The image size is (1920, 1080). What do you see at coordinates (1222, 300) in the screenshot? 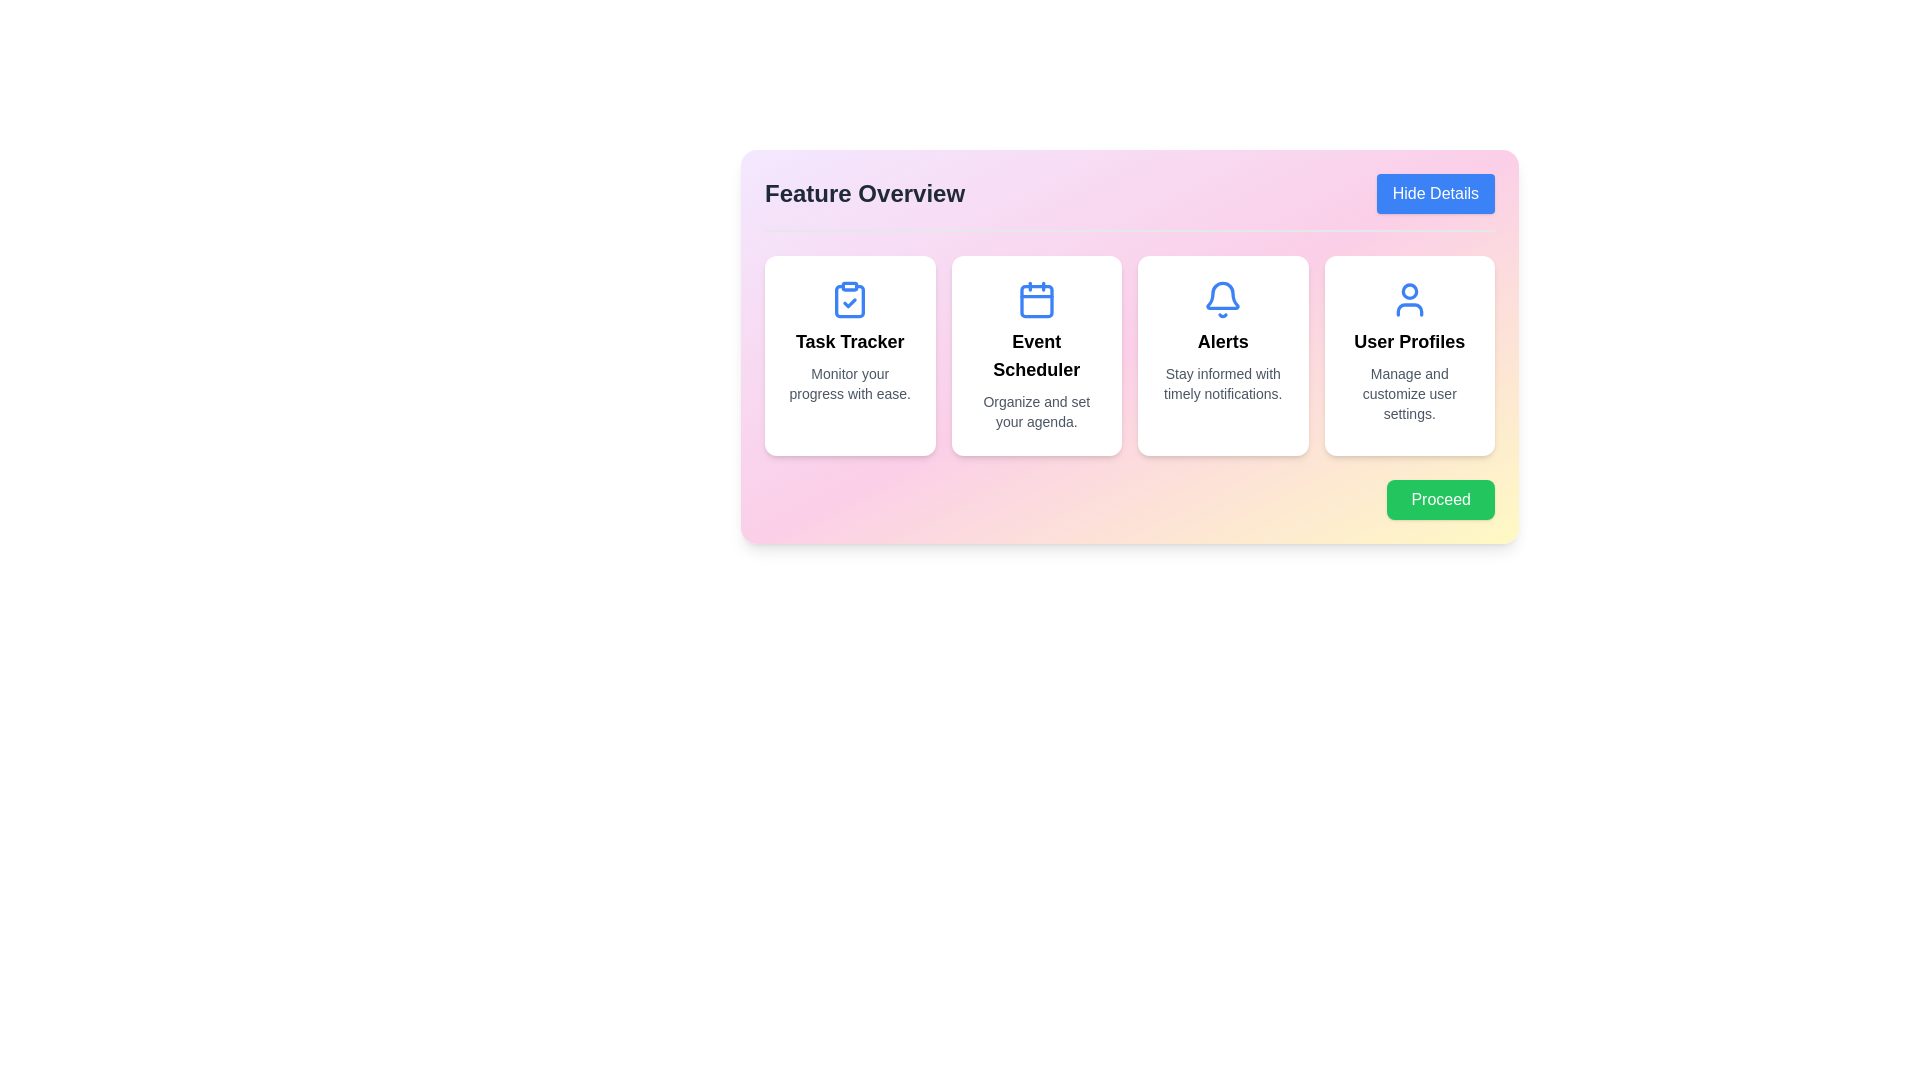
I see `the blue bell-shaped icon representing notifications, which is centrally positioned within the white card labeled 'Alerts'` at bounding box center [1222, 300].